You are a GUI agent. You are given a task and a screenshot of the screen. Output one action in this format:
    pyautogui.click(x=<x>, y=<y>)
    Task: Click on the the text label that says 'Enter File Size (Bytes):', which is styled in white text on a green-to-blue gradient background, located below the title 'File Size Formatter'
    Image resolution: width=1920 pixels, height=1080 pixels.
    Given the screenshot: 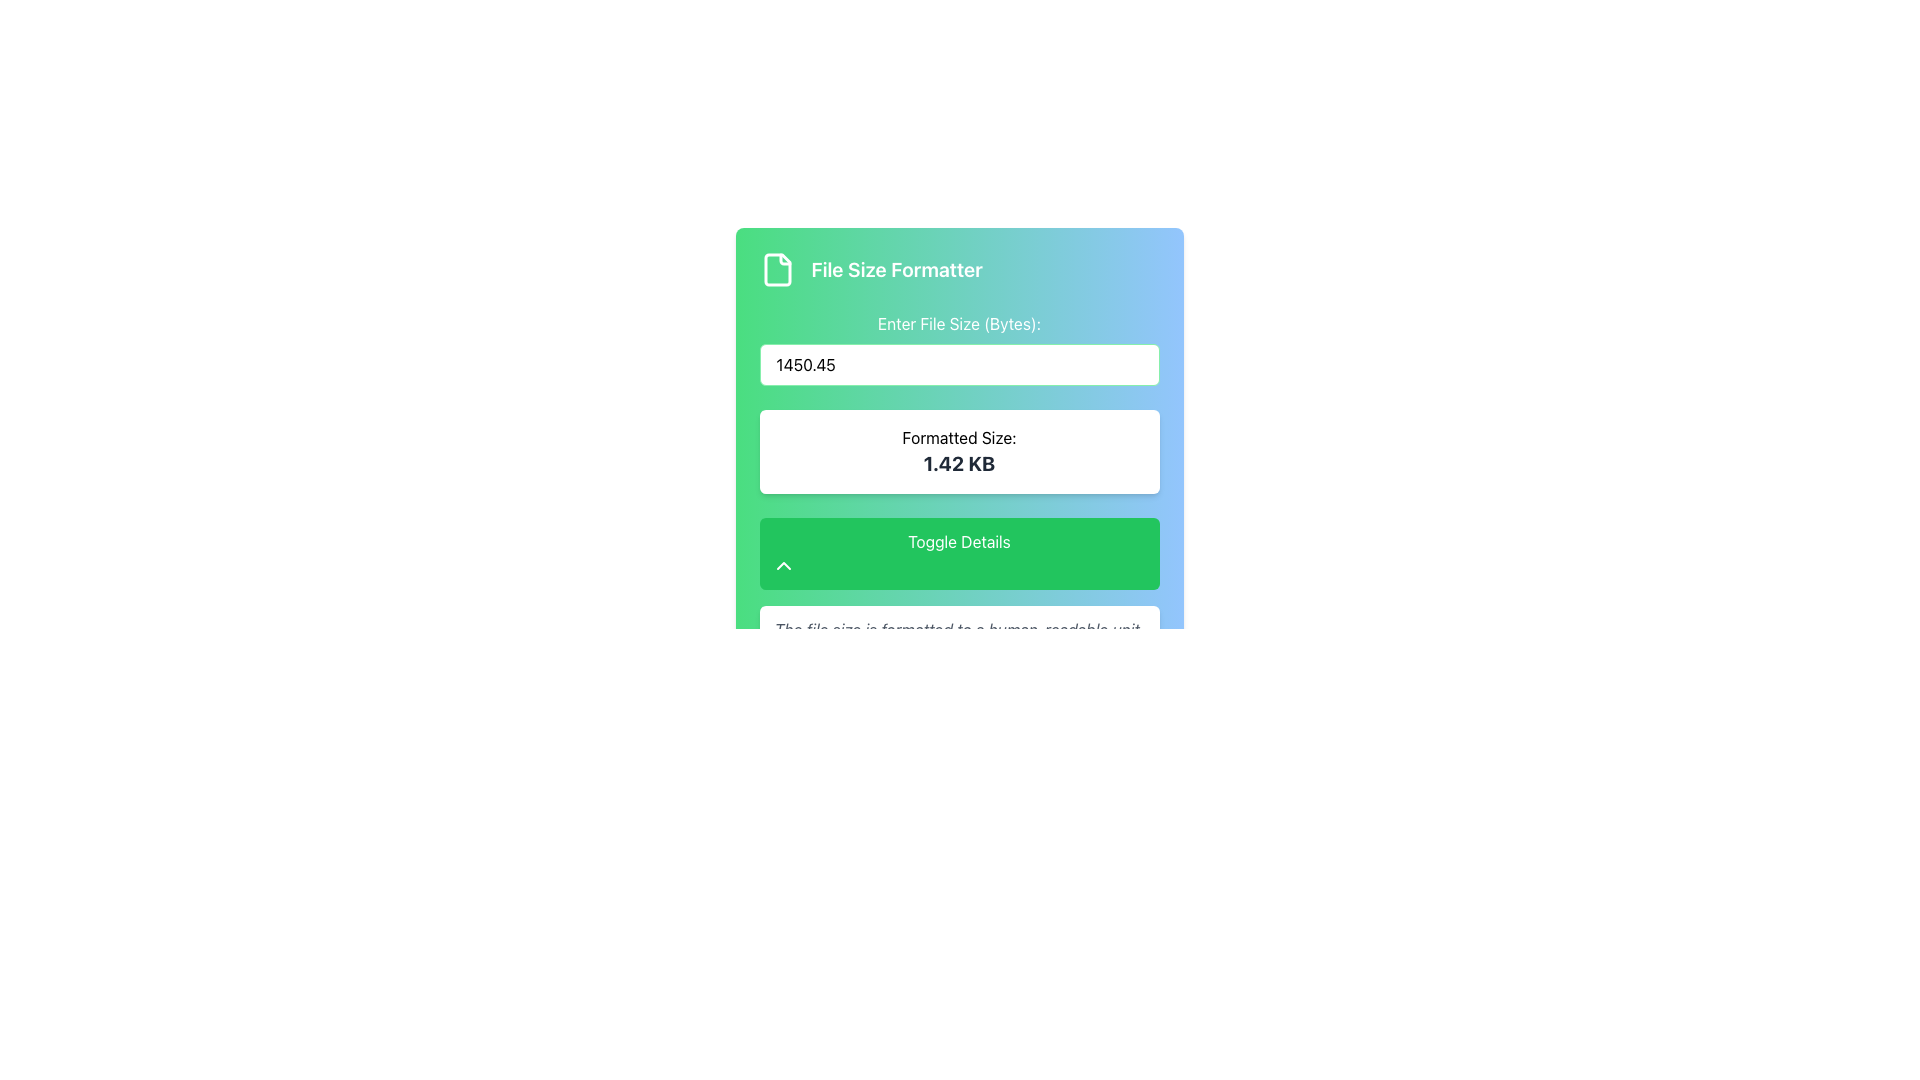 What is the action you would take?
    pyautogui.click(x=958, y=323)
    